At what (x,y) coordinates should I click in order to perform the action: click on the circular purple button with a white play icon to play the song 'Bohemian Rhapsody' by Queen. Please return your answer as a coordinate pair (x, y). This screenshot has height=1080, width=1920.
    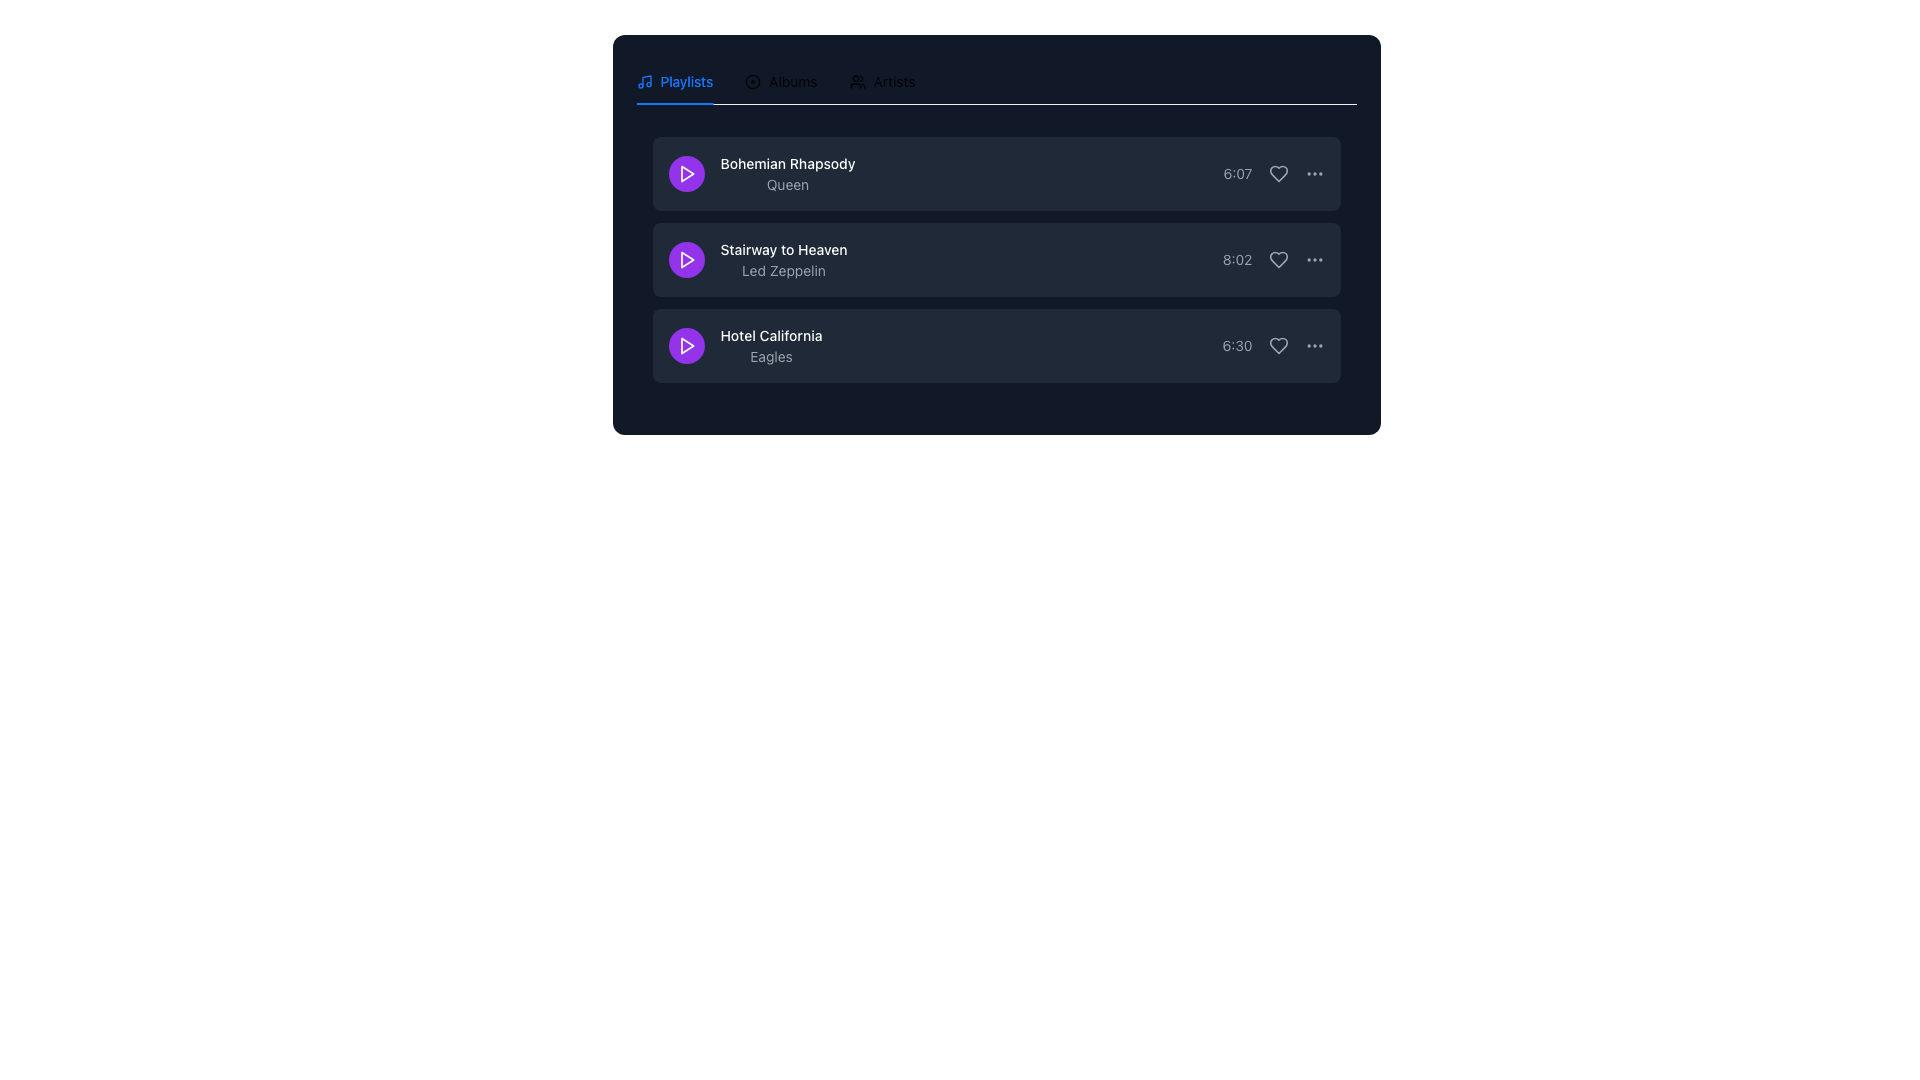
    Looking at the image, I should click on (686, 172).